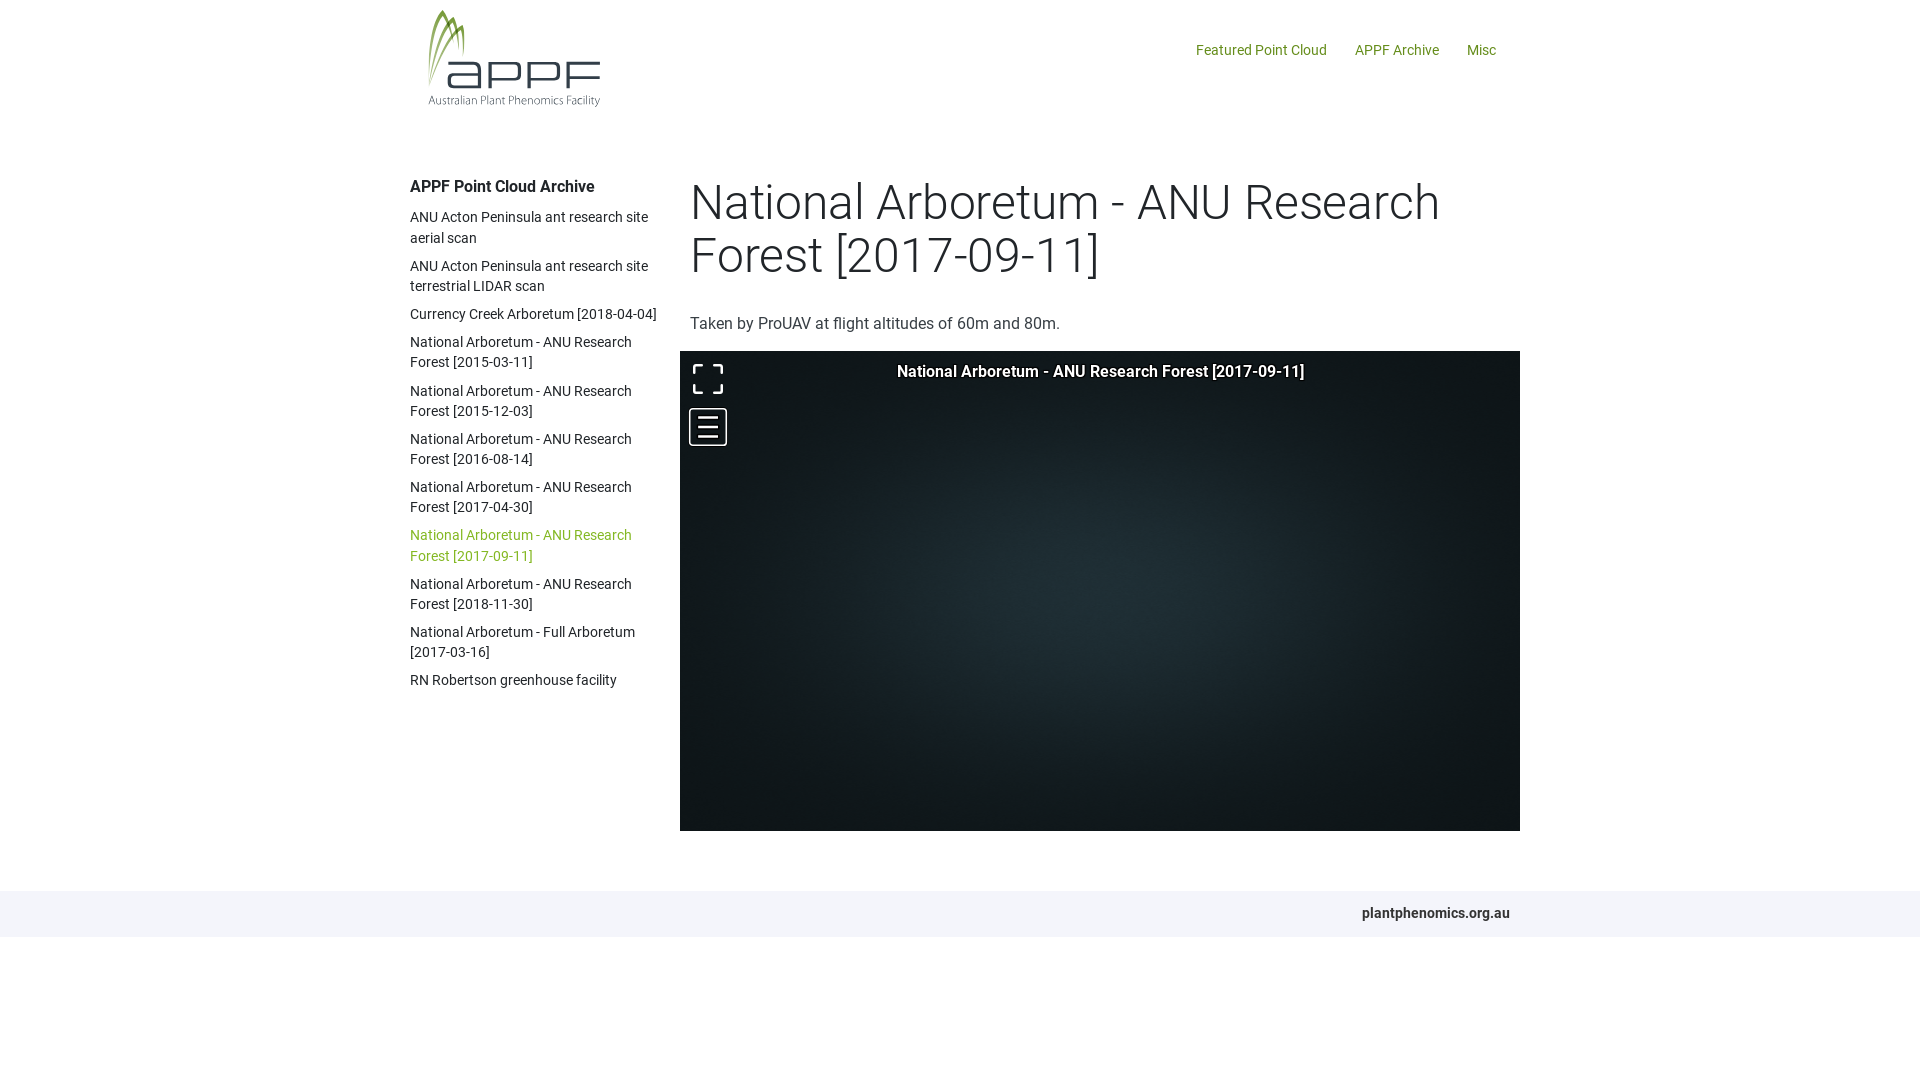 This screenshot has width=1920, height=1080. I want to click on 'National Arboretum - Full Arboretum [2017-03-16]', so click(408, 642).